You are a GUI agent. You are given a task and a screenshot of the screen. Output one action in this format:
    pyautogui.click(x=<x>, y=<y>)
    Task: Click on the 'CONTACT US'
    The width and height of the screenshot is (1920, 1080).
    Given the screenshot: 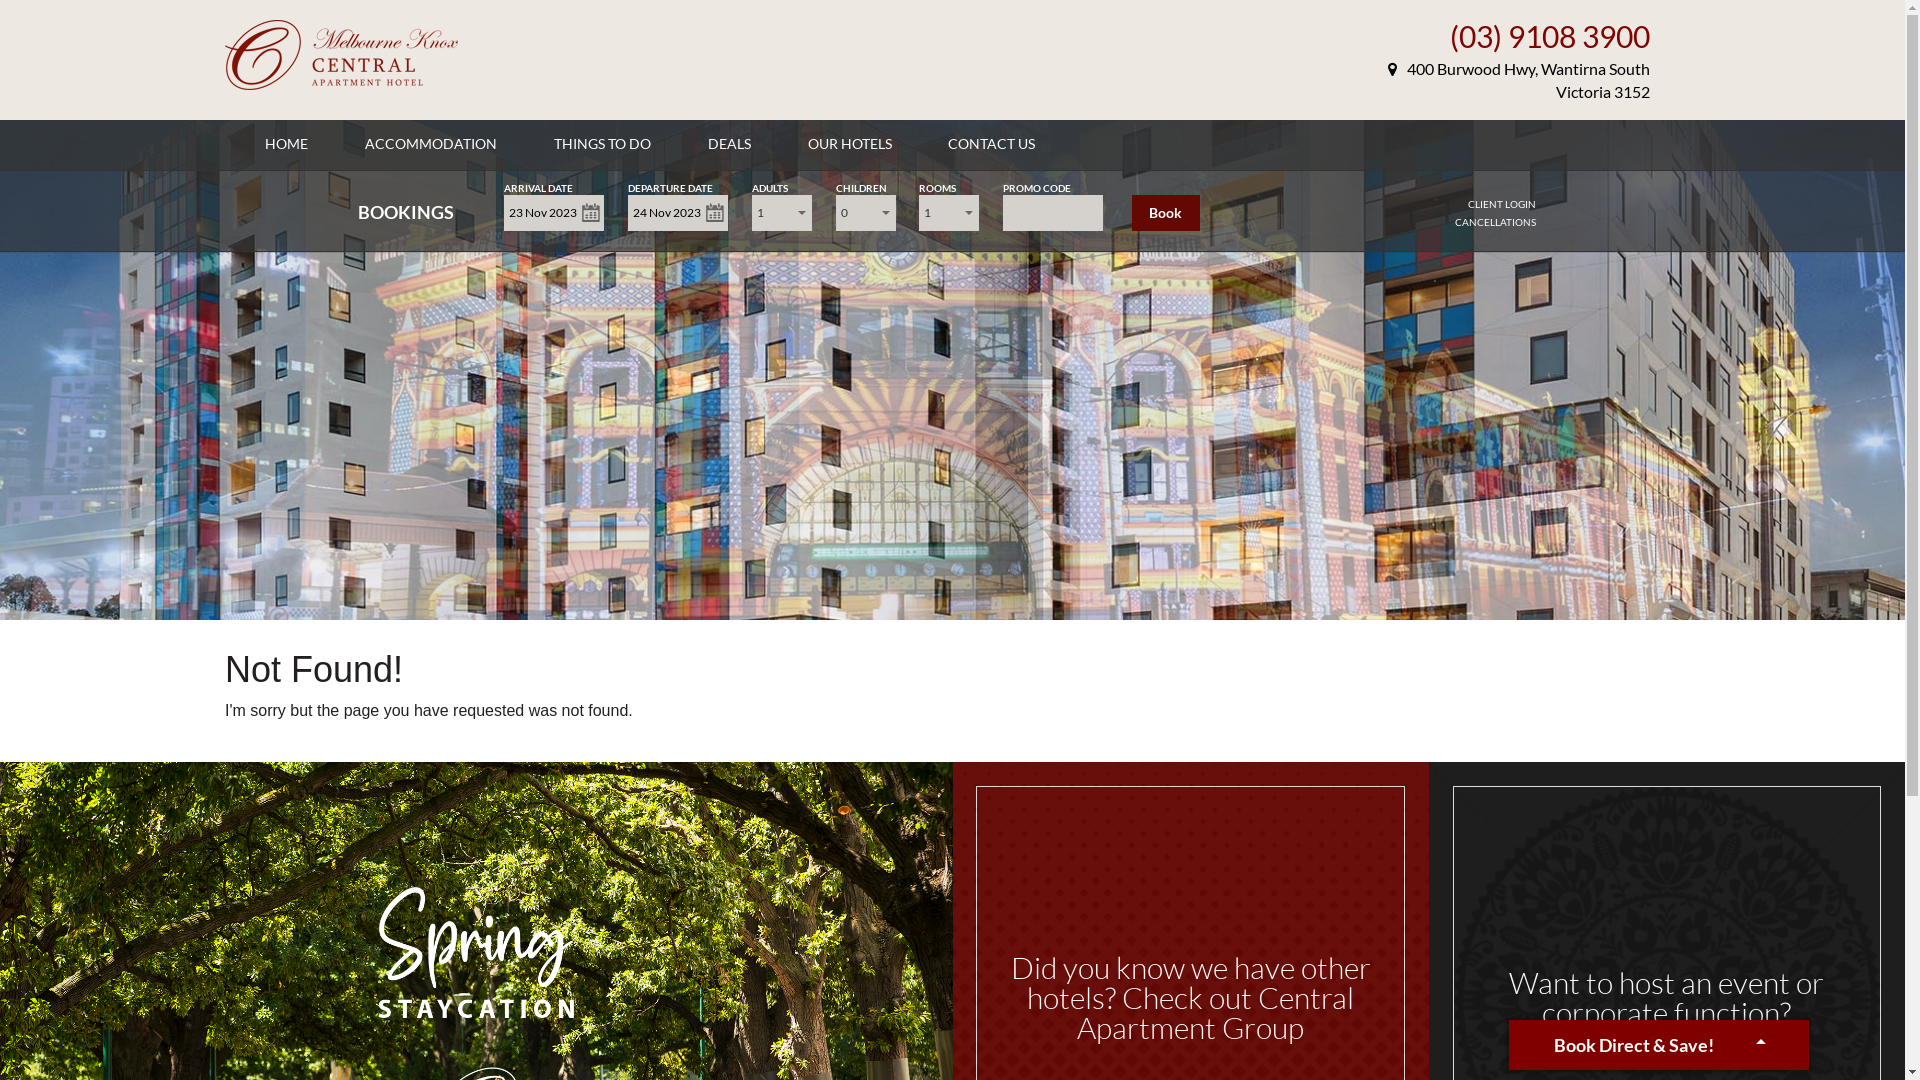 What is the action you would take?
    pyautogui.click(x=991, y=142)
    